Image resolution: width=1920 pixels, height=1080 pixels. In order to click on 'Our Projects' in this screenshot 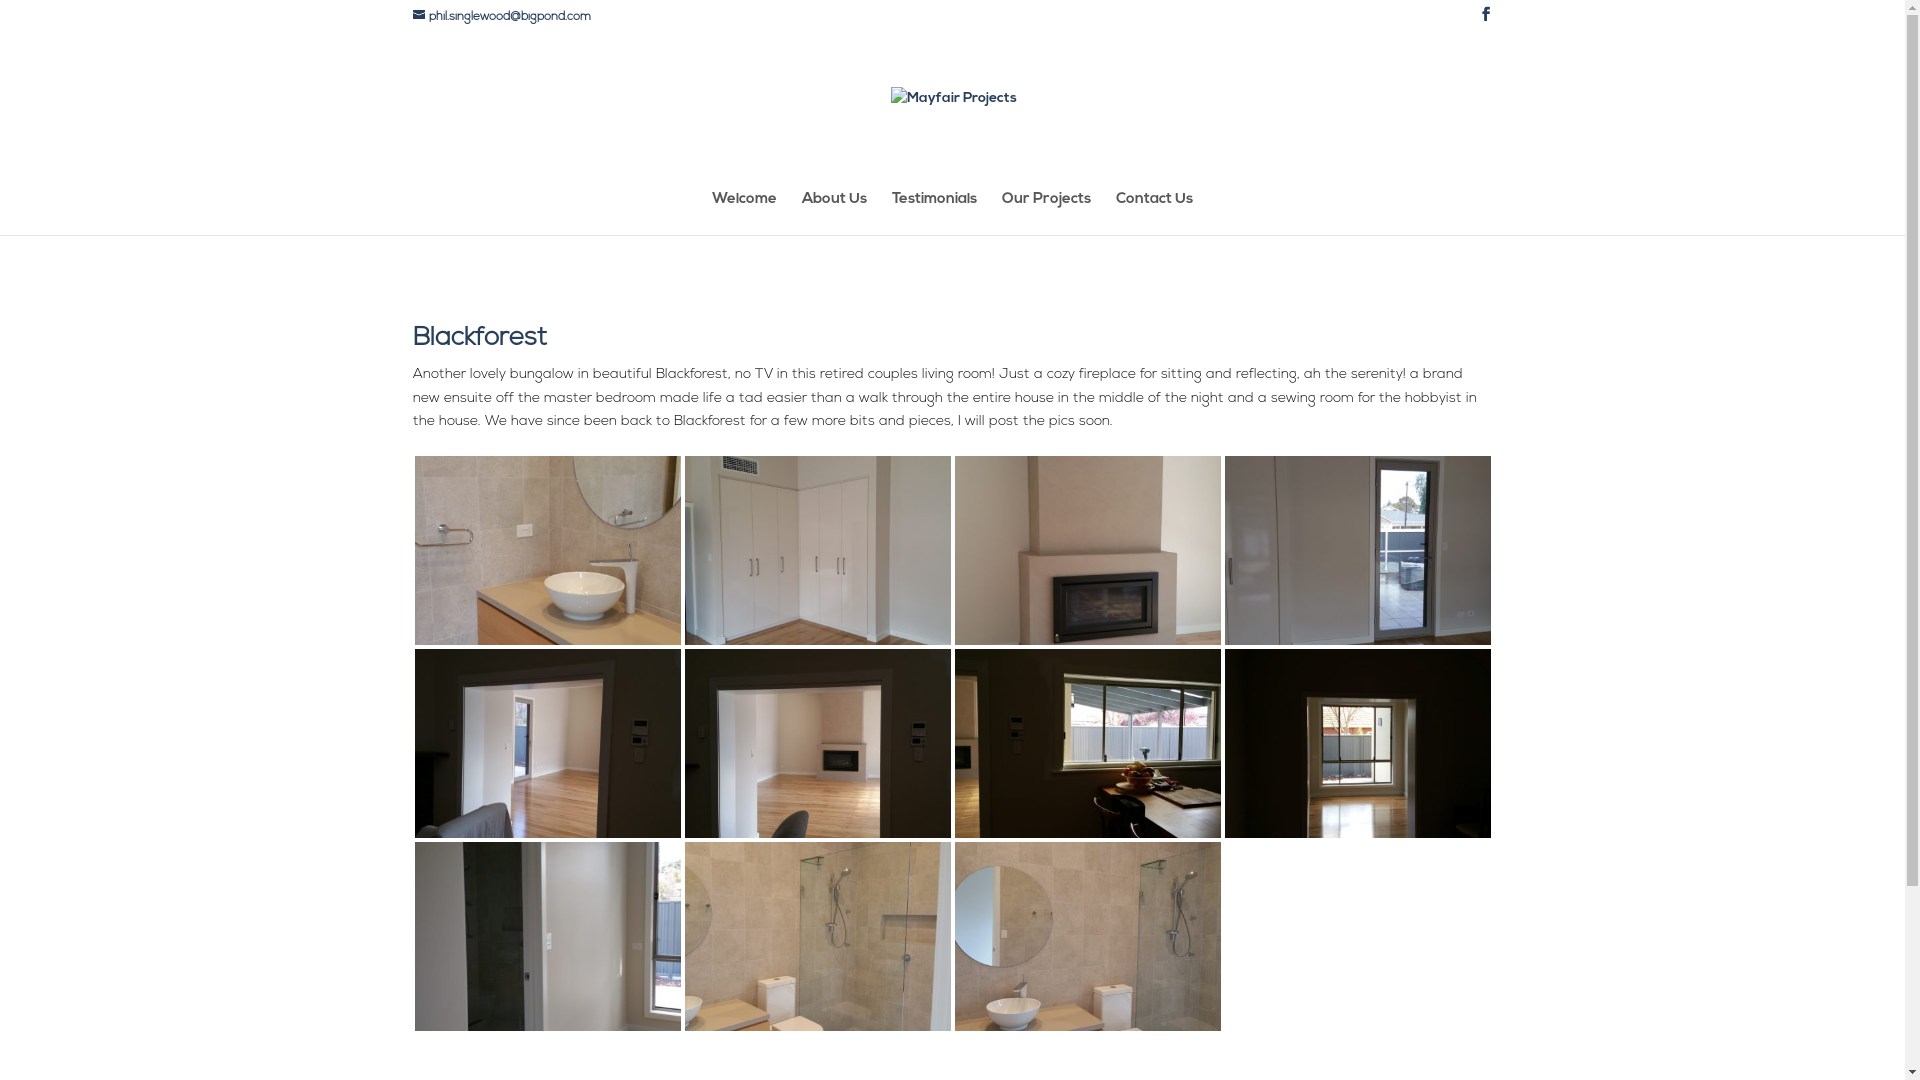, I will do `click(1002, 213)`.